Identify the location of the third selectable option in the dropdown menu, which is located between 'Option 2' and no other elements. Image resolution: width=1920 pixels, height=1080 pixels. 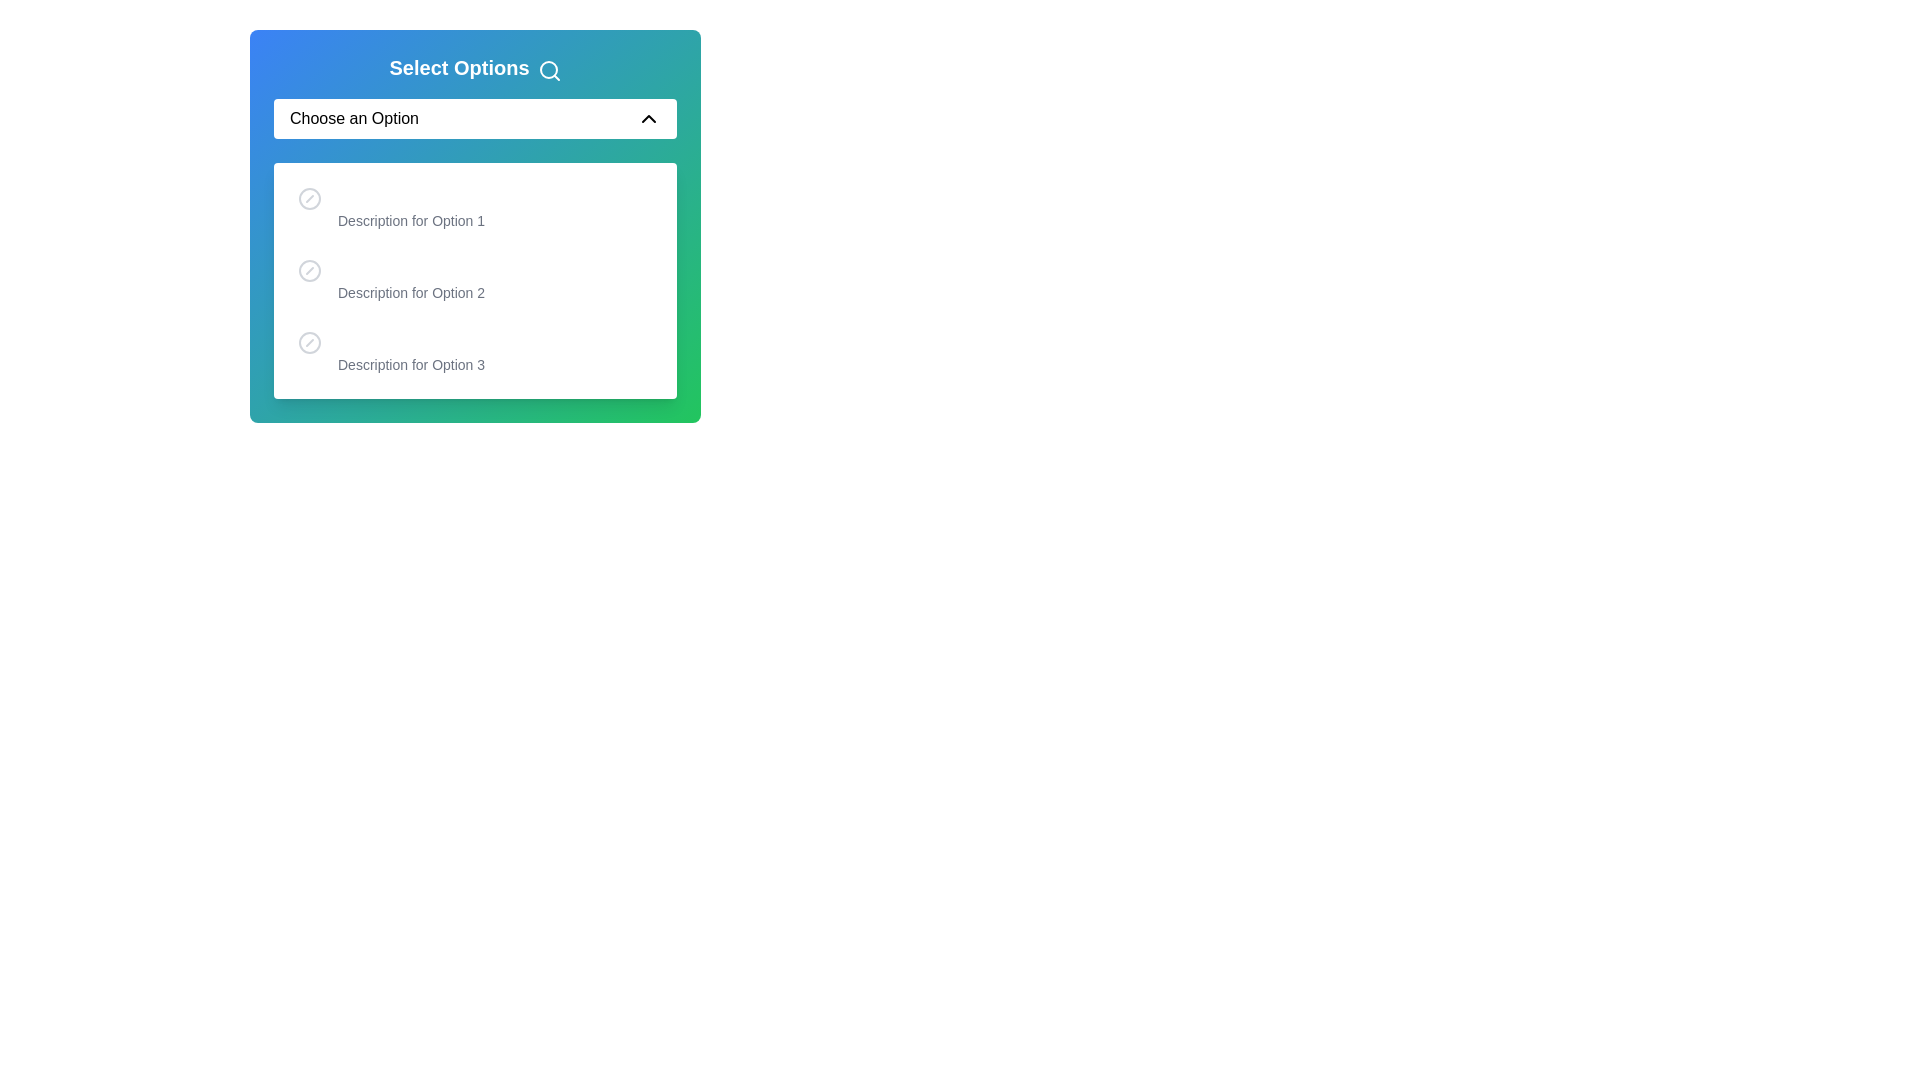
(474, 351).